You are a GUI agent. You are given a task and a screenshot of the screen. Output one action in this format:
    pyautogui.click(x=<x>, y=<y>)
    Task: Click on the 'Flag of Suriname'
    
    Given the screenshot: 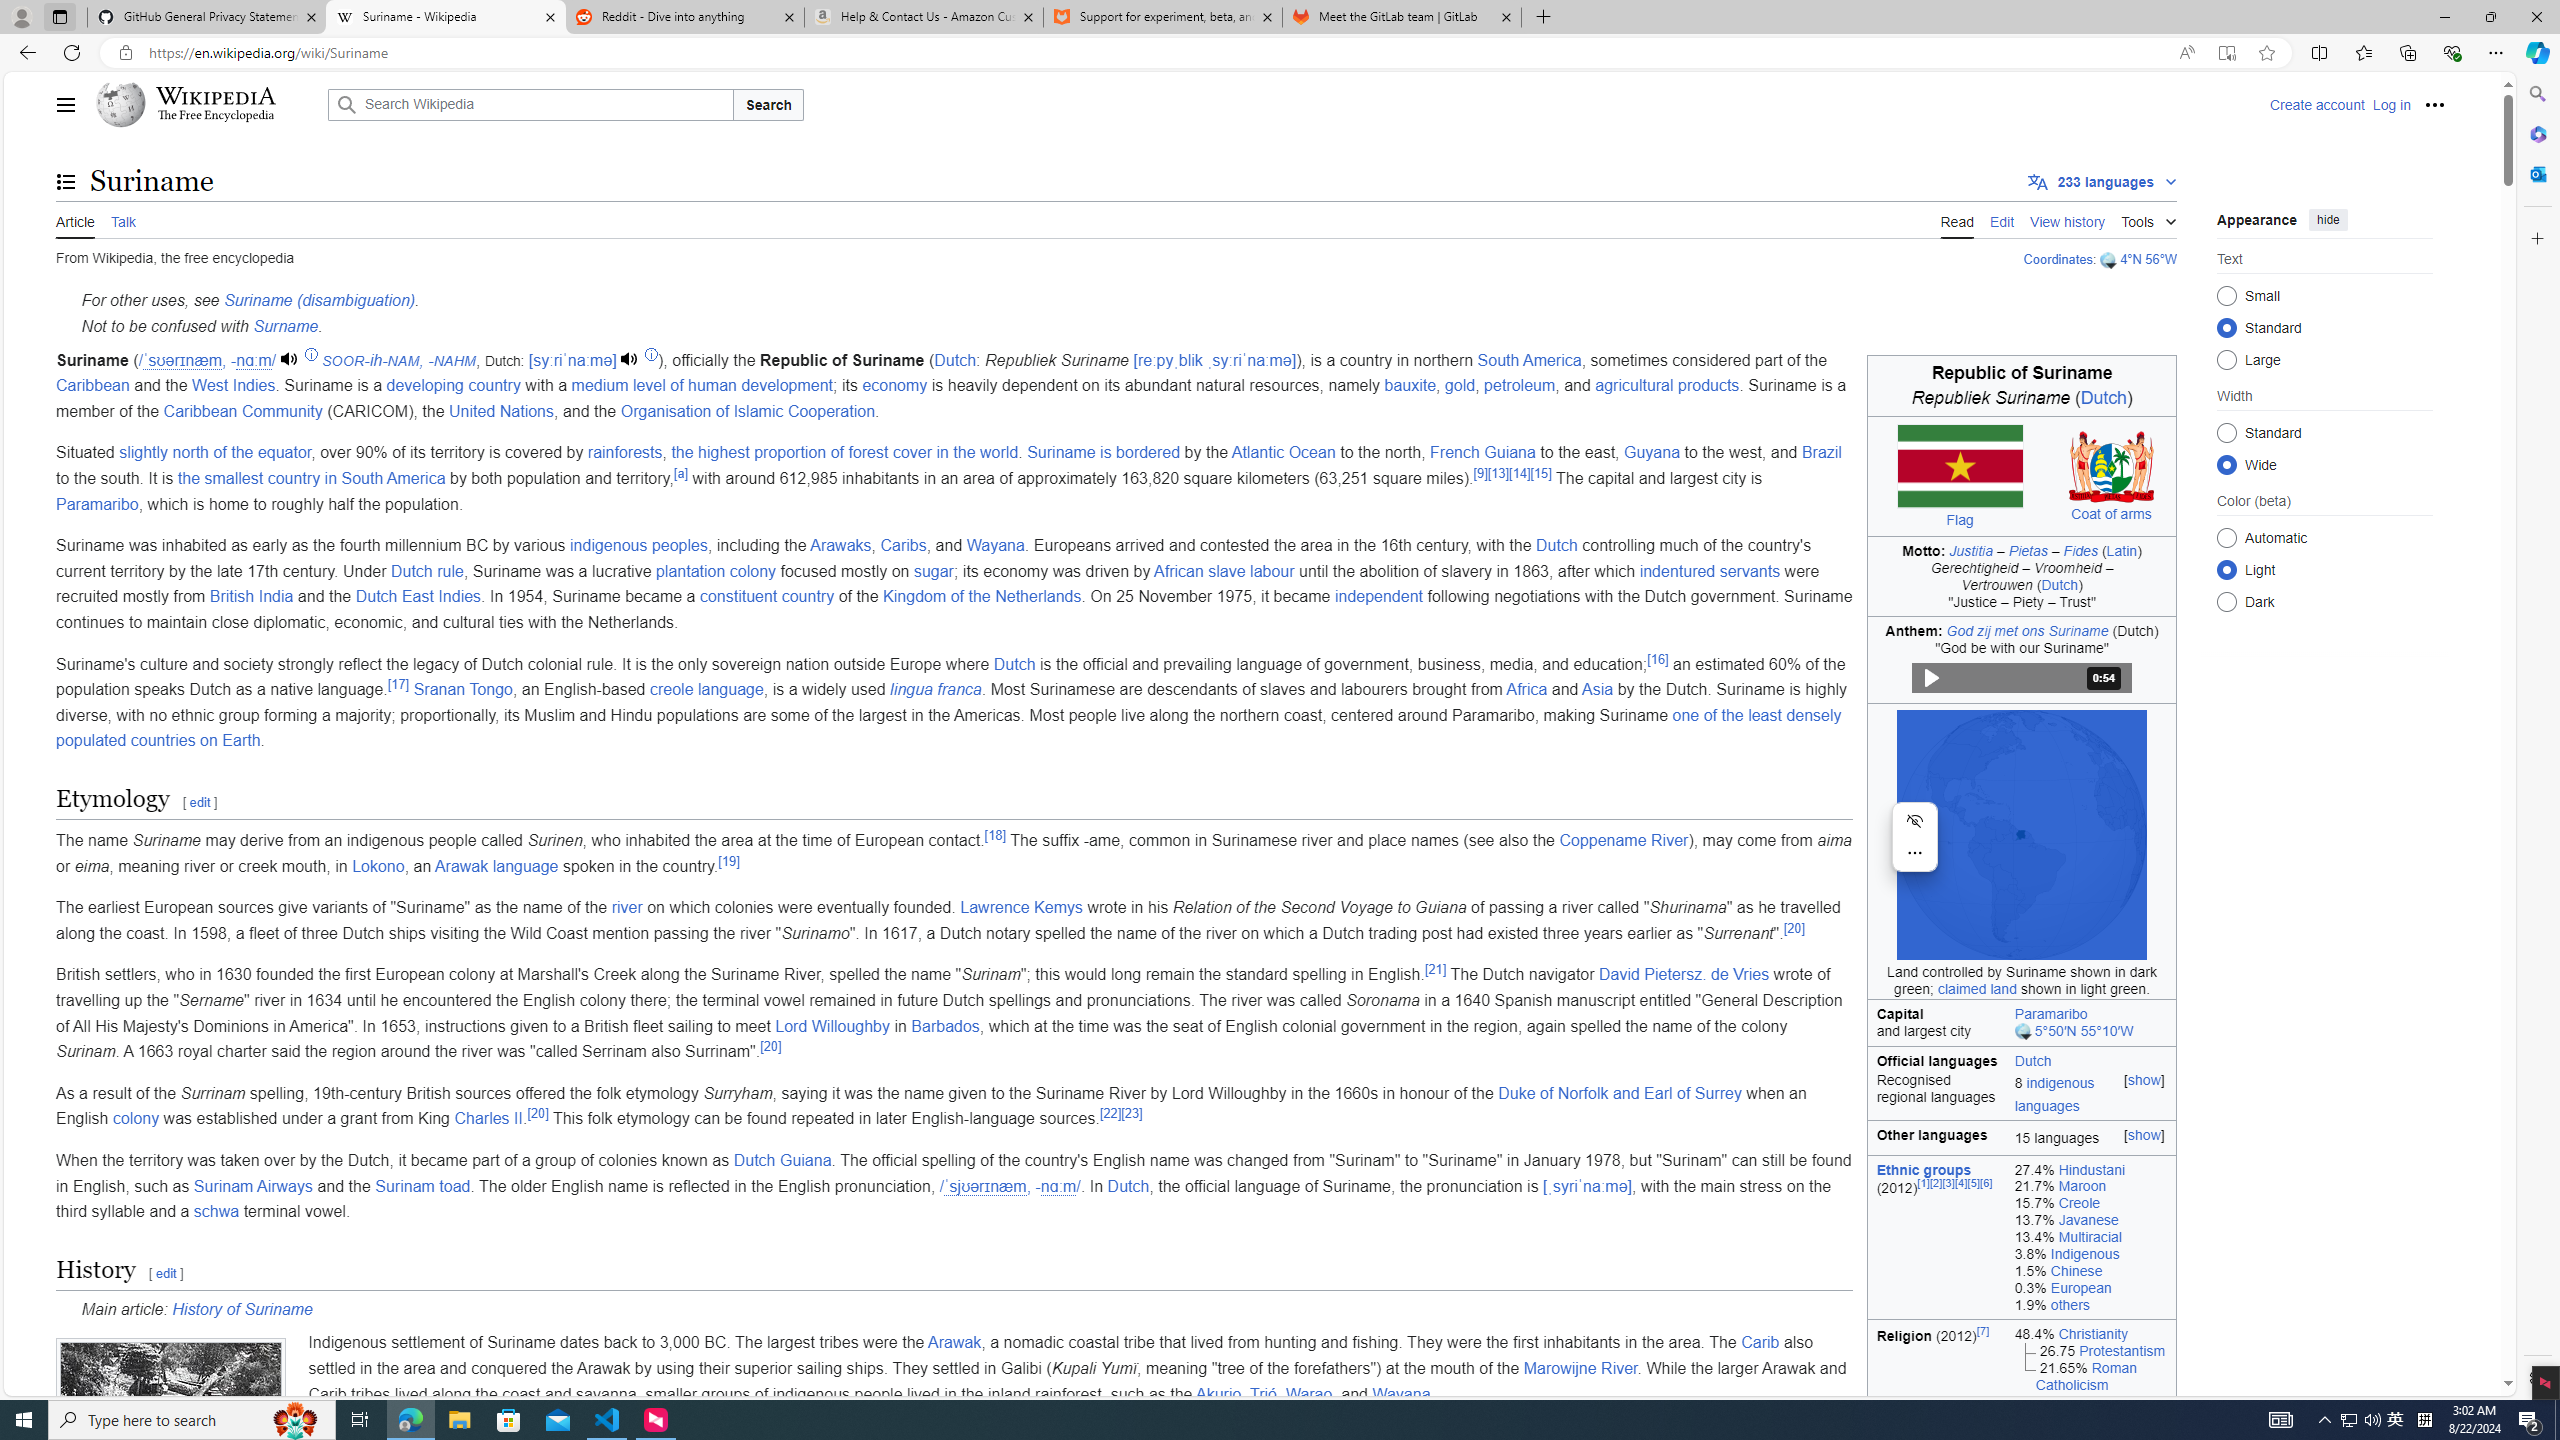 What is the action you would take?
    pyautogui.click(x=1960, y=466)
    